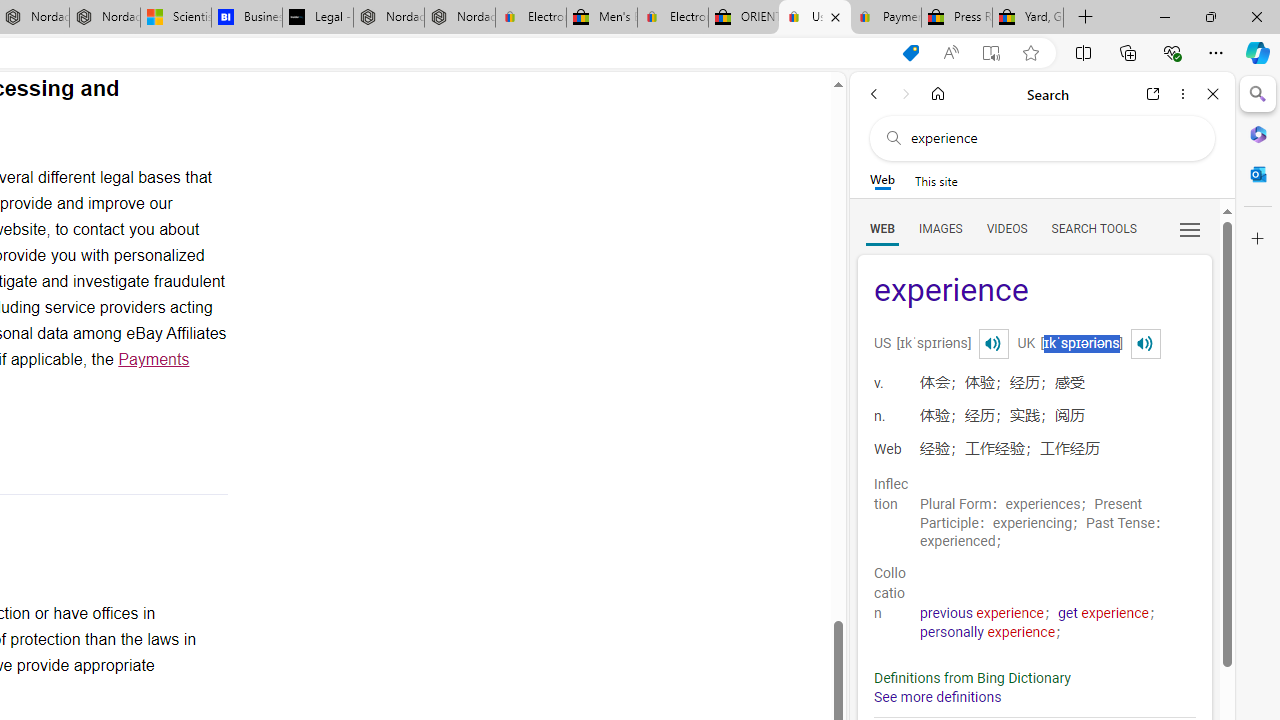  I want to click on 'Press Room - eBay Inc.', so click(955, 17).